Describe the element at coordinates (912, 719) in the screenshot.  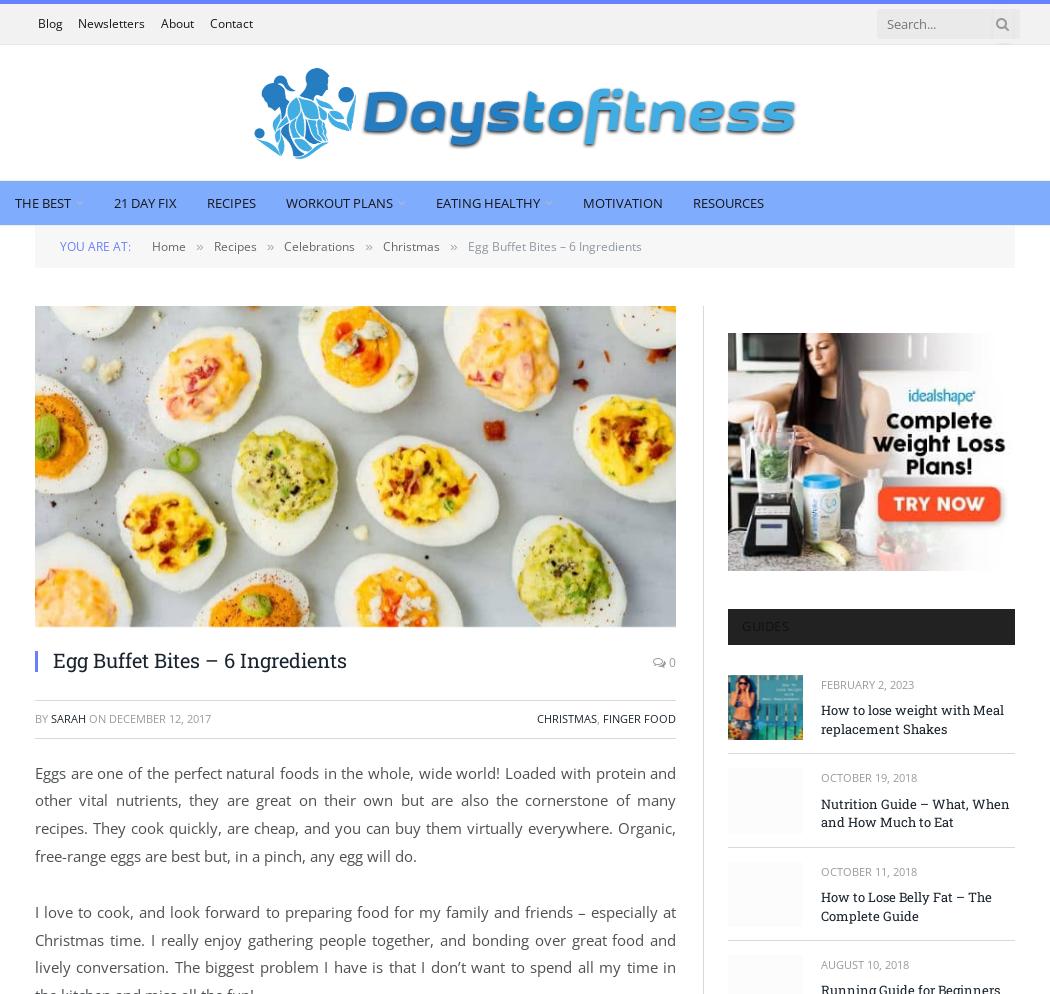
I see `'How to lose weight with Meal replacement Shakes'` at that location.